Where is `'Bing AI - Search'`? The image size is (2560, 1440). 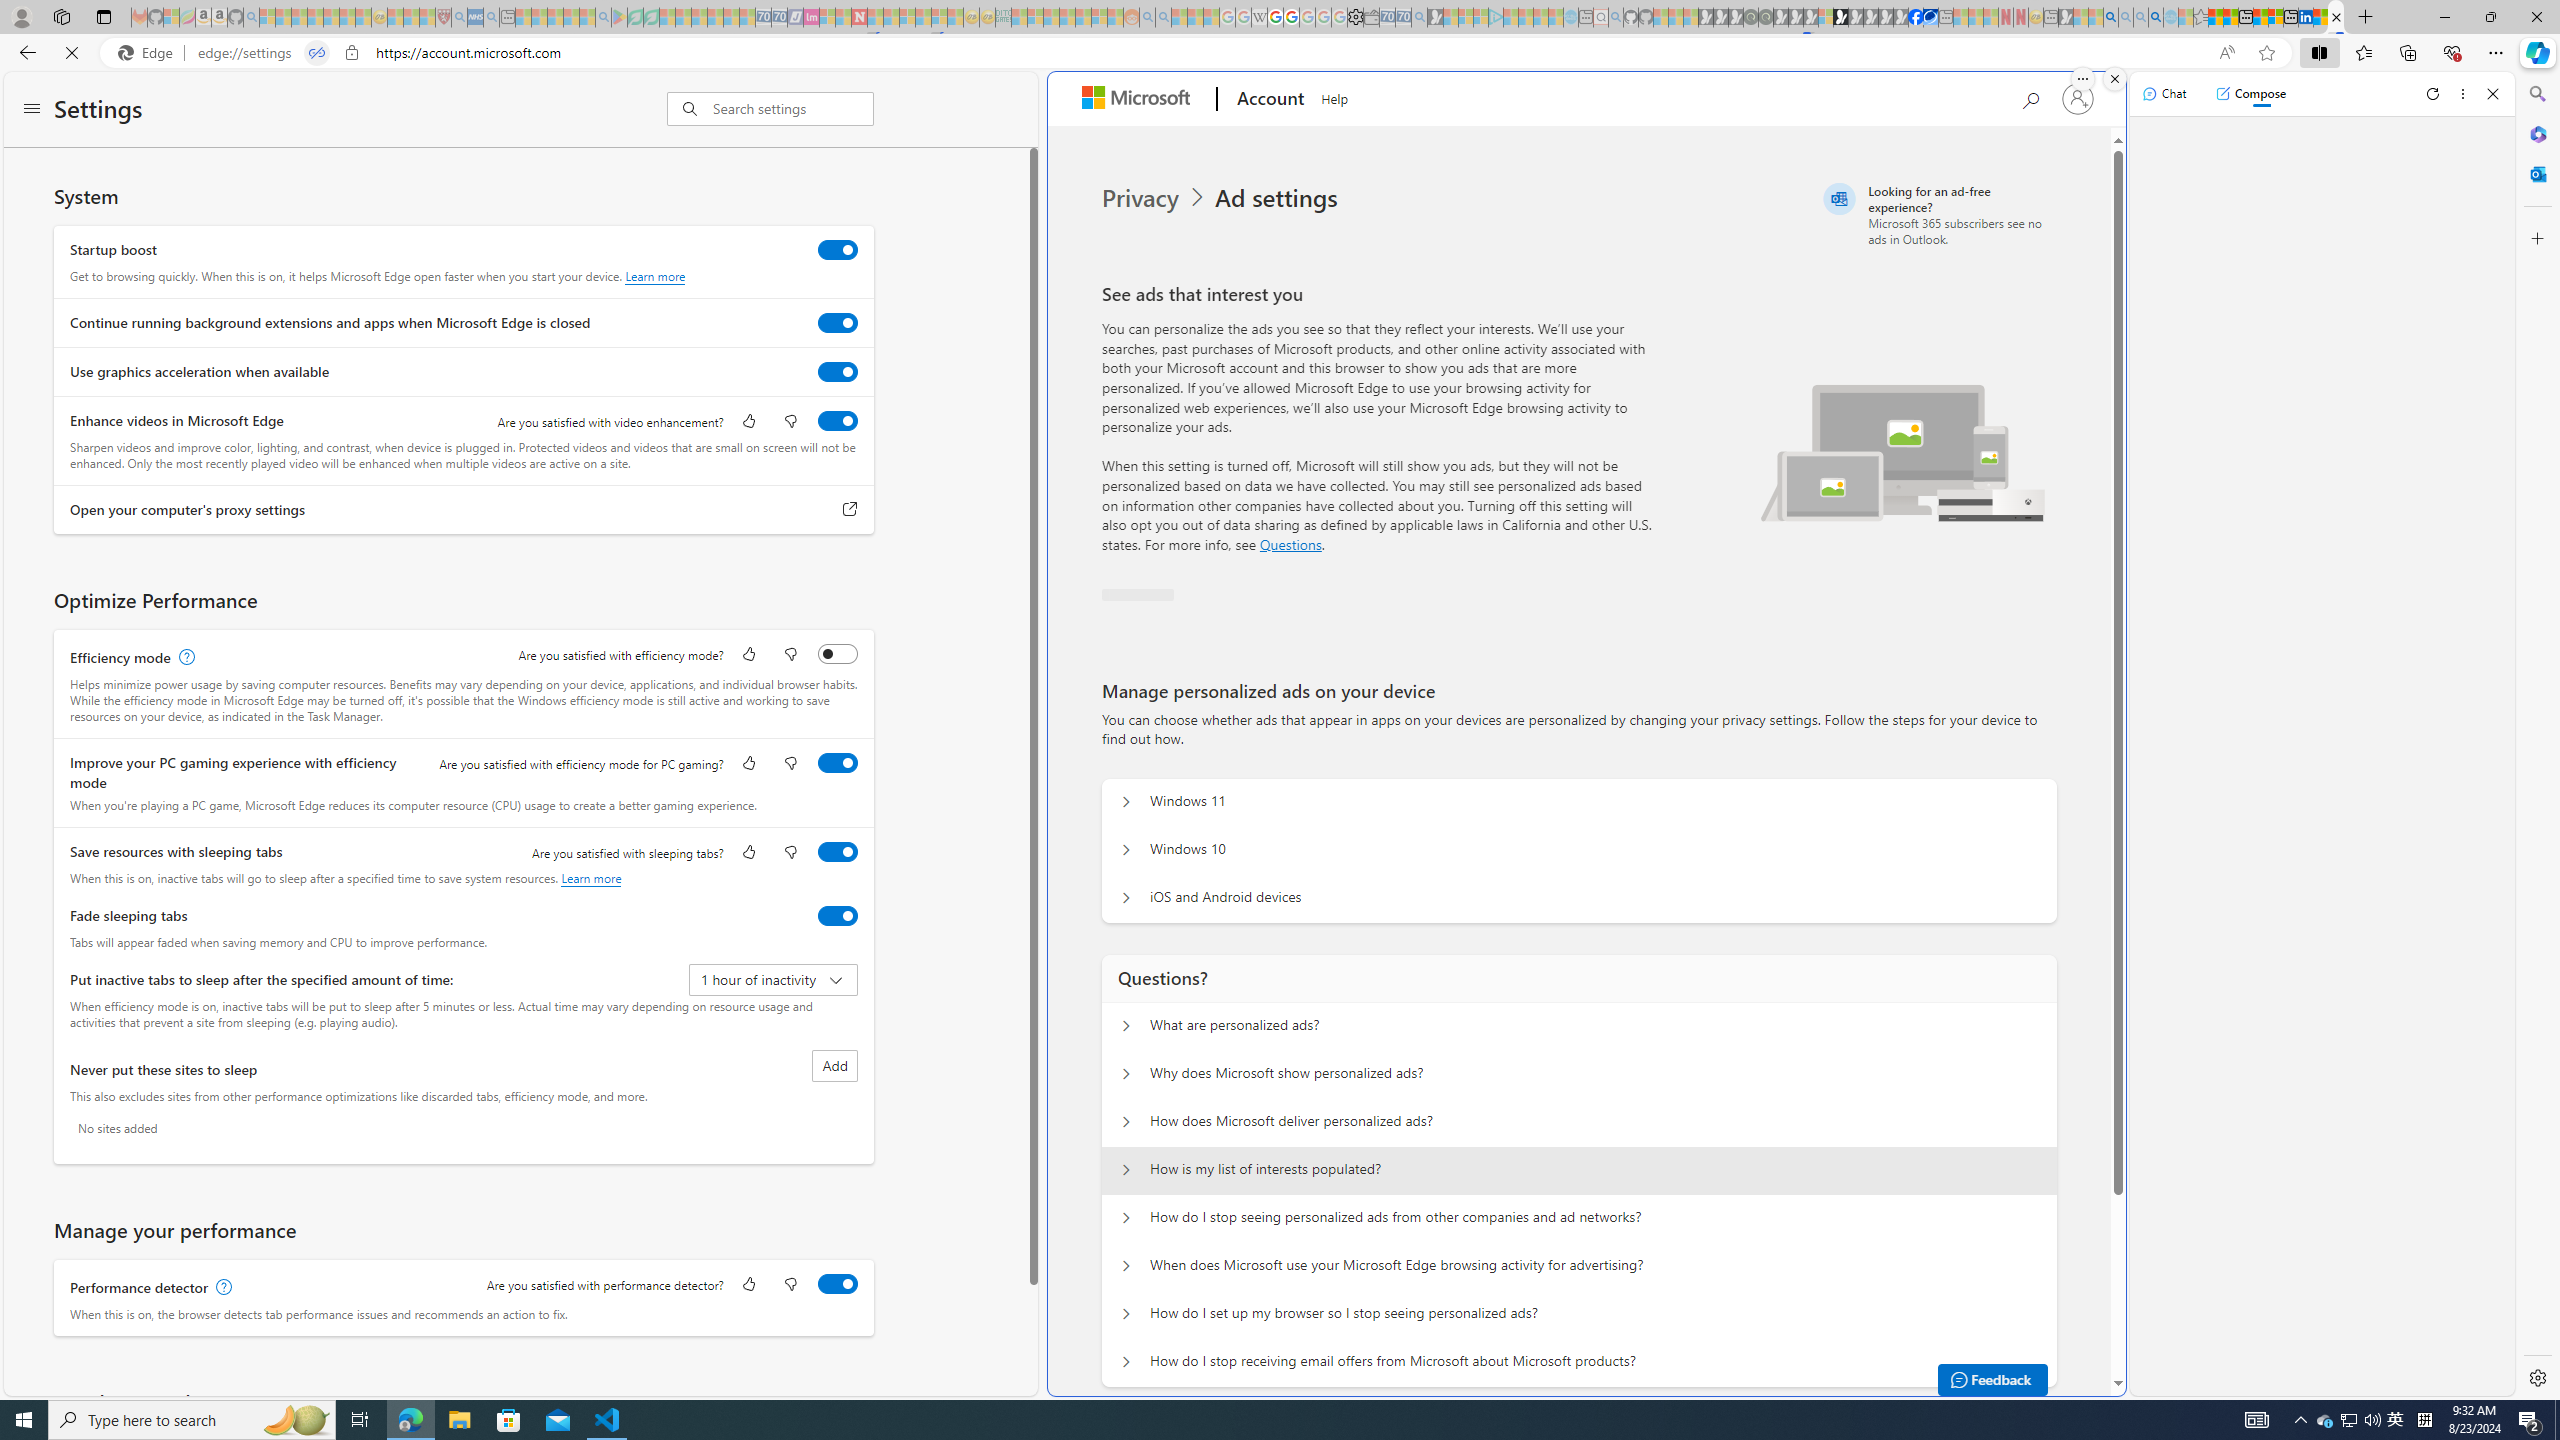 'Bing AI - Search' is located at coordinates (2109, 16).